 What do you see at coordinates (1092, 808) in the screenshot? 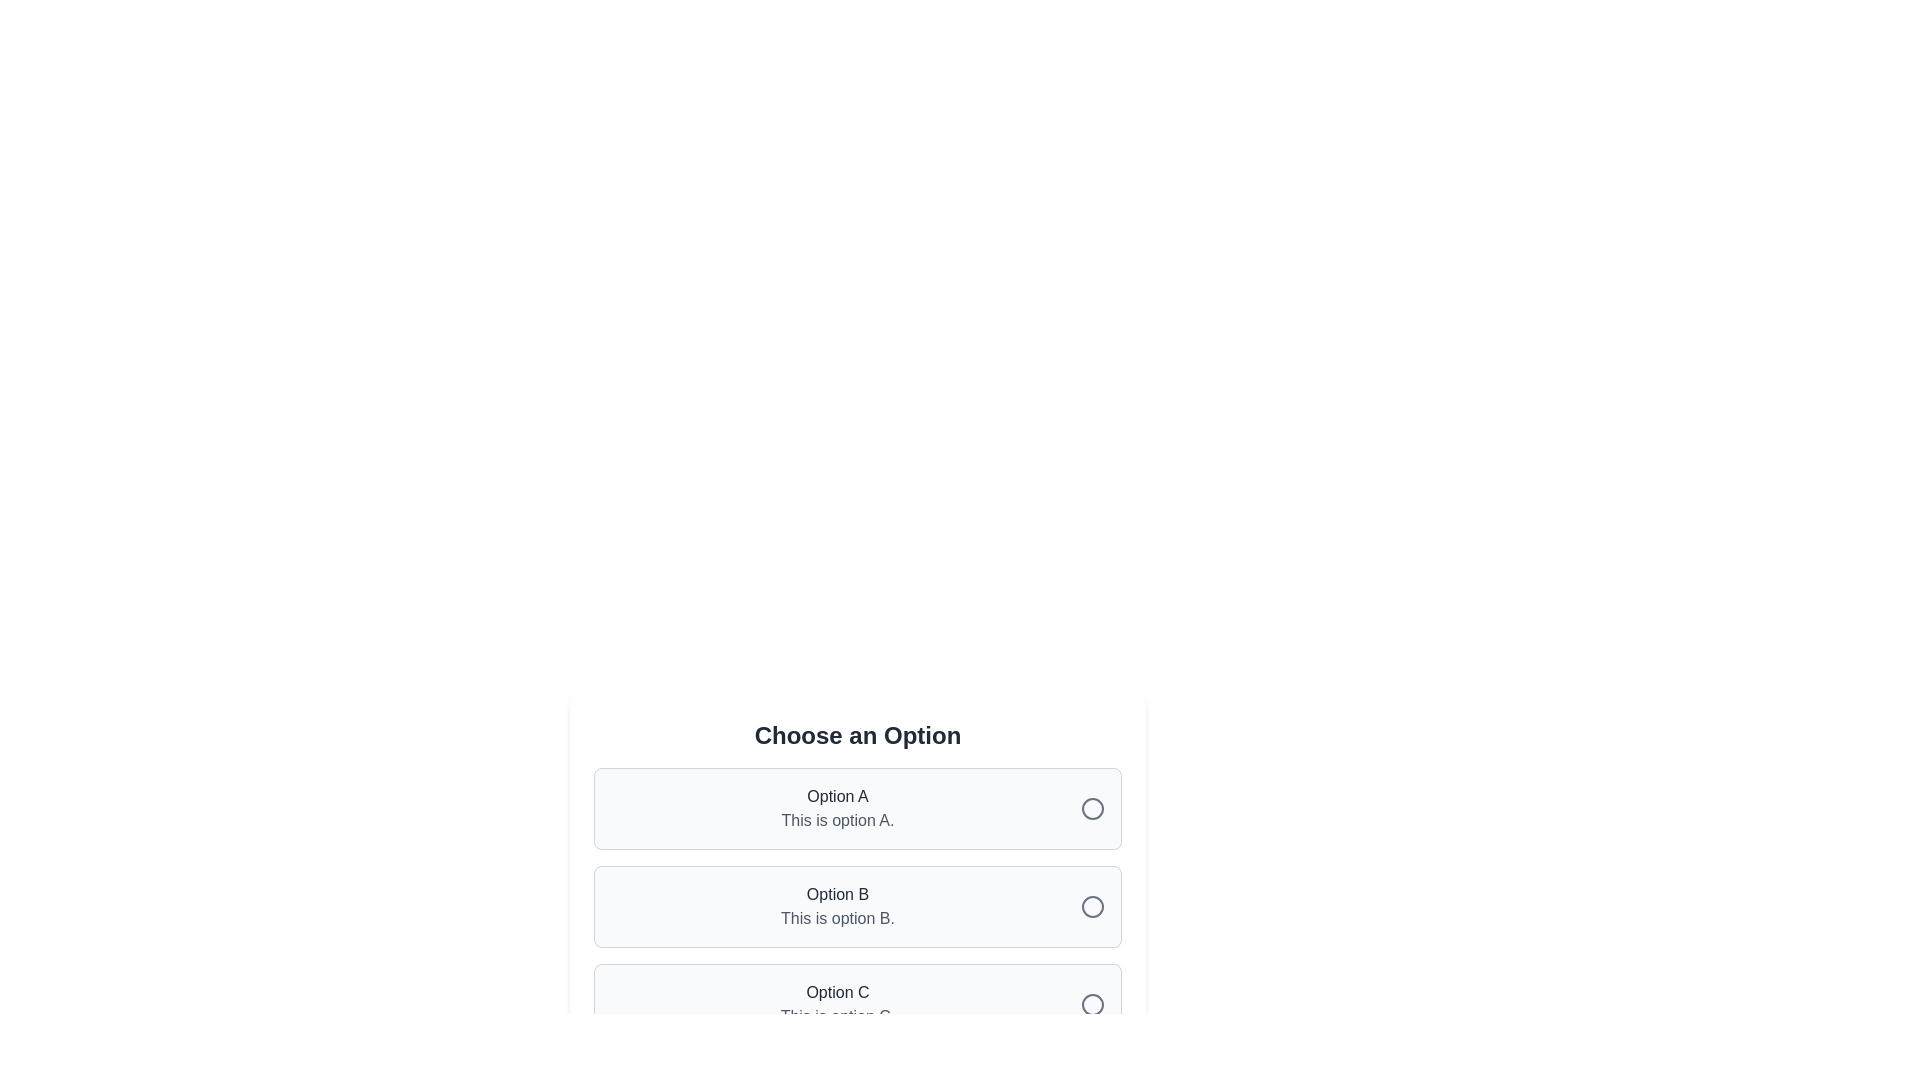
I see `the icon located in the top-right corner of the block labeled 'Option A', which indicates a selection or state for 'Option A'` at bounding box center [1092, 808].